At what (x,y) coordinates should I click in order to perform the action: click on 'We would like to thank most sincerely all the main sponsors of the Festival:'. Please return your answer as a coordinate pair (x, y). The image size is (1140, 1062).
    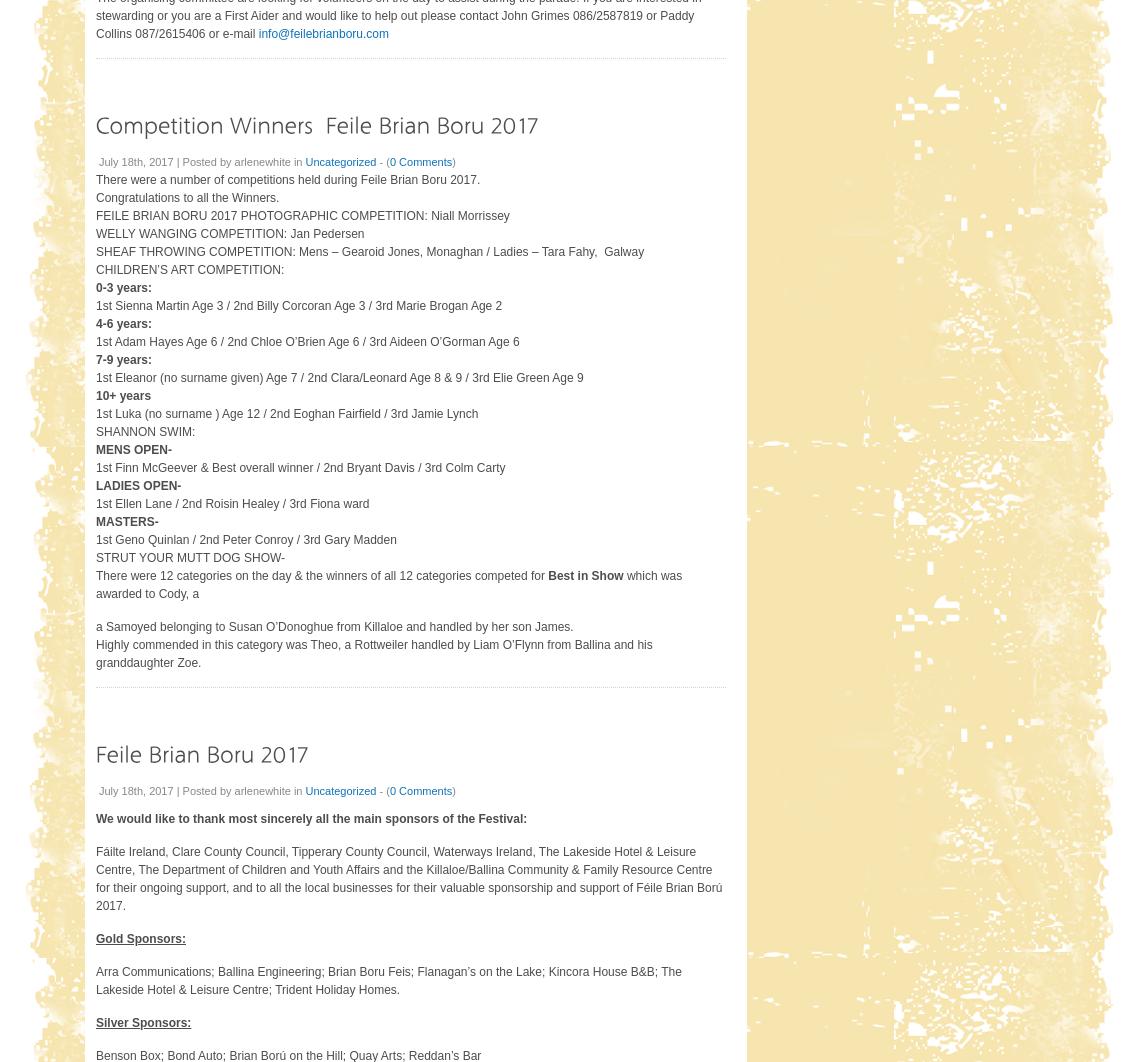
    Looking at the image, I should click on (94, 816).